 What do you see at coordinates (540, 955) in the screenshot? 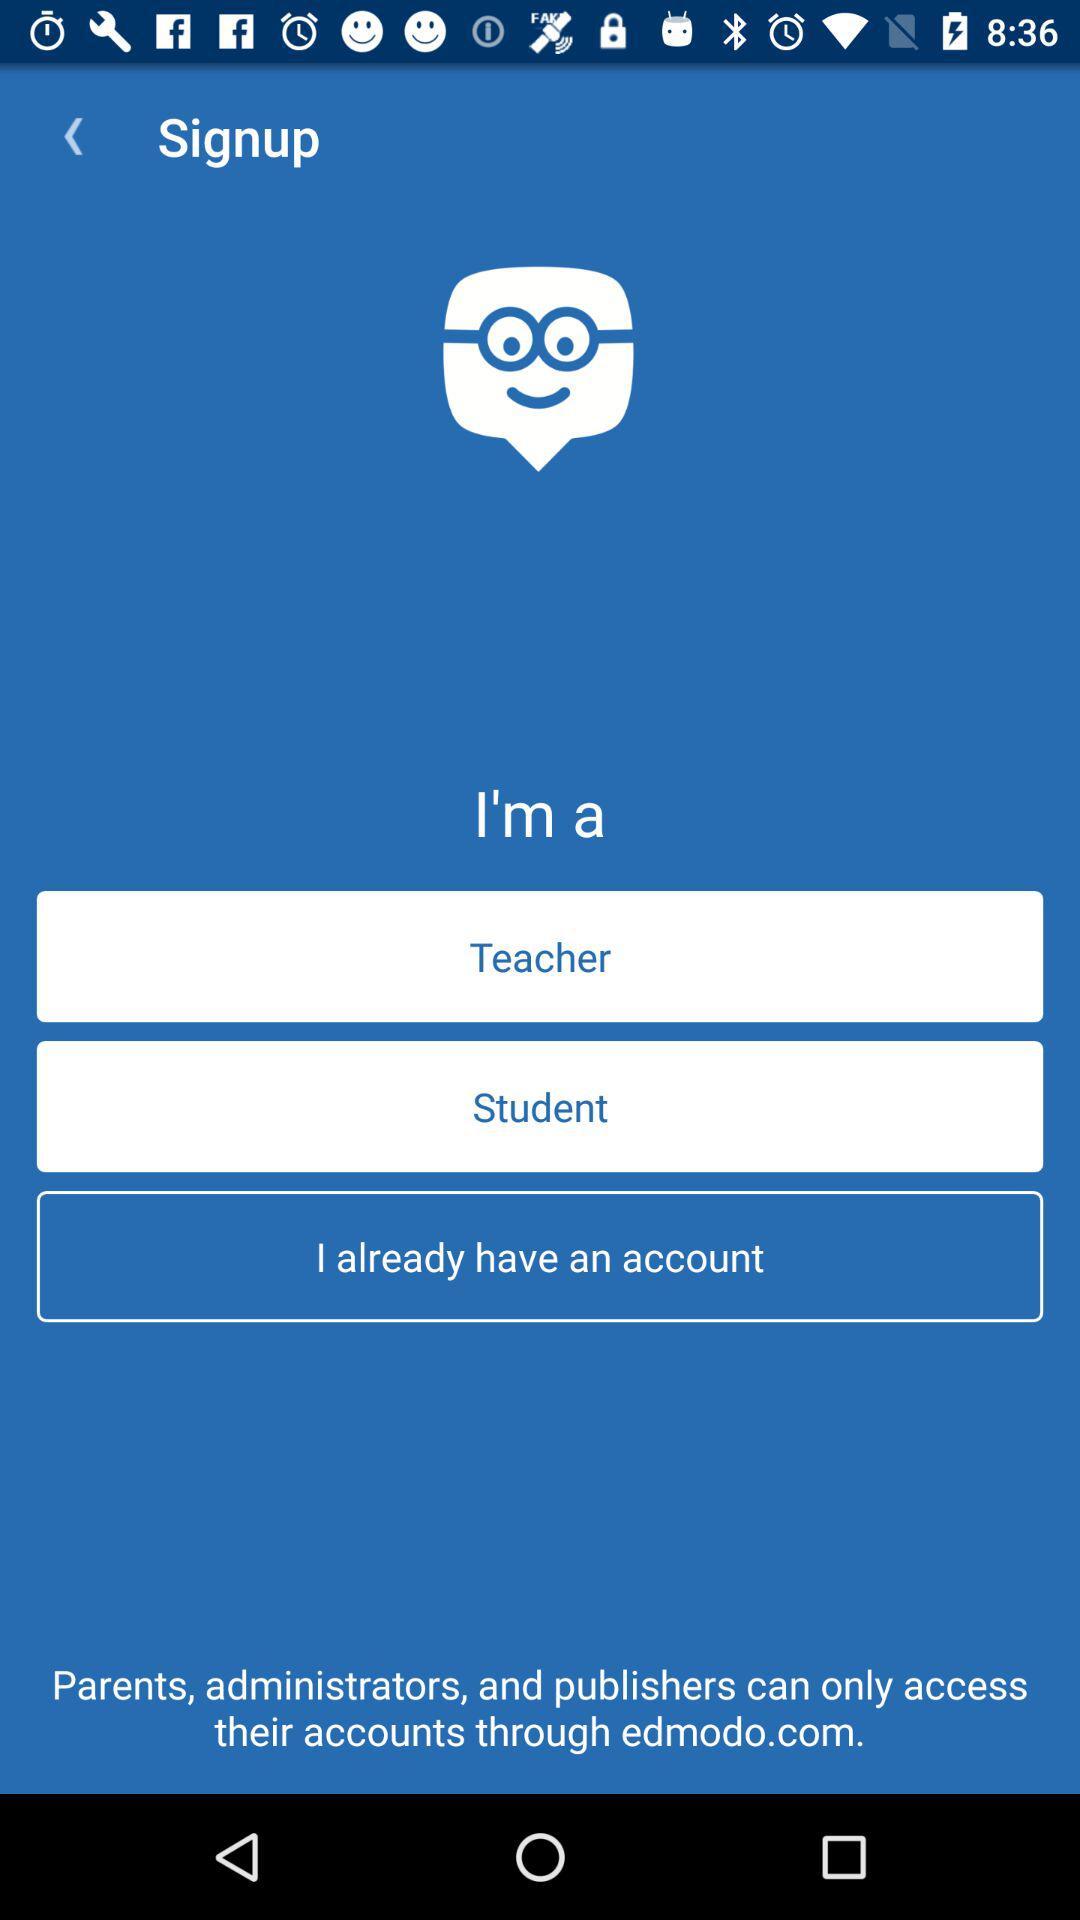
I see `the teacher icon` at bounding box center [540, 955].